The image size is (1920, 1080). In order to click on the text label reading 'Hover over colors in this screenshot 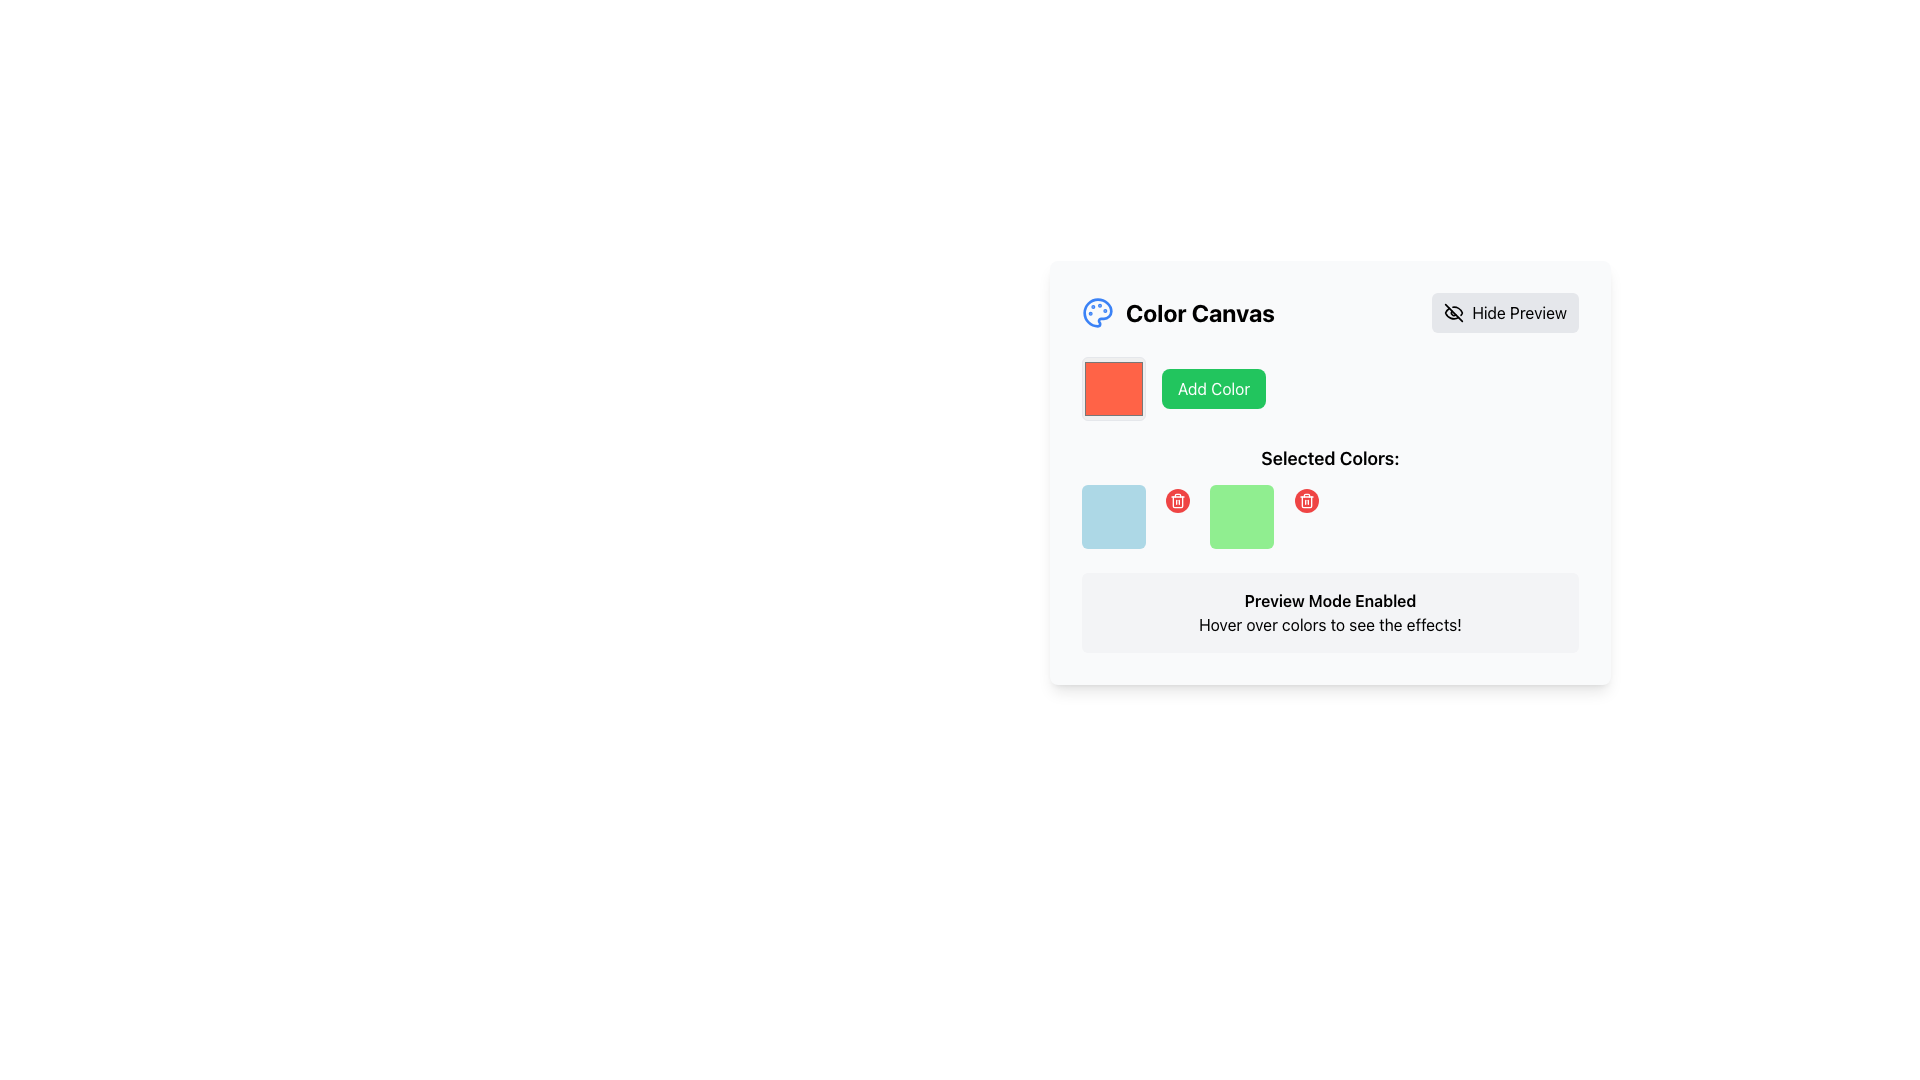, I will do `click(1330, 623)`.